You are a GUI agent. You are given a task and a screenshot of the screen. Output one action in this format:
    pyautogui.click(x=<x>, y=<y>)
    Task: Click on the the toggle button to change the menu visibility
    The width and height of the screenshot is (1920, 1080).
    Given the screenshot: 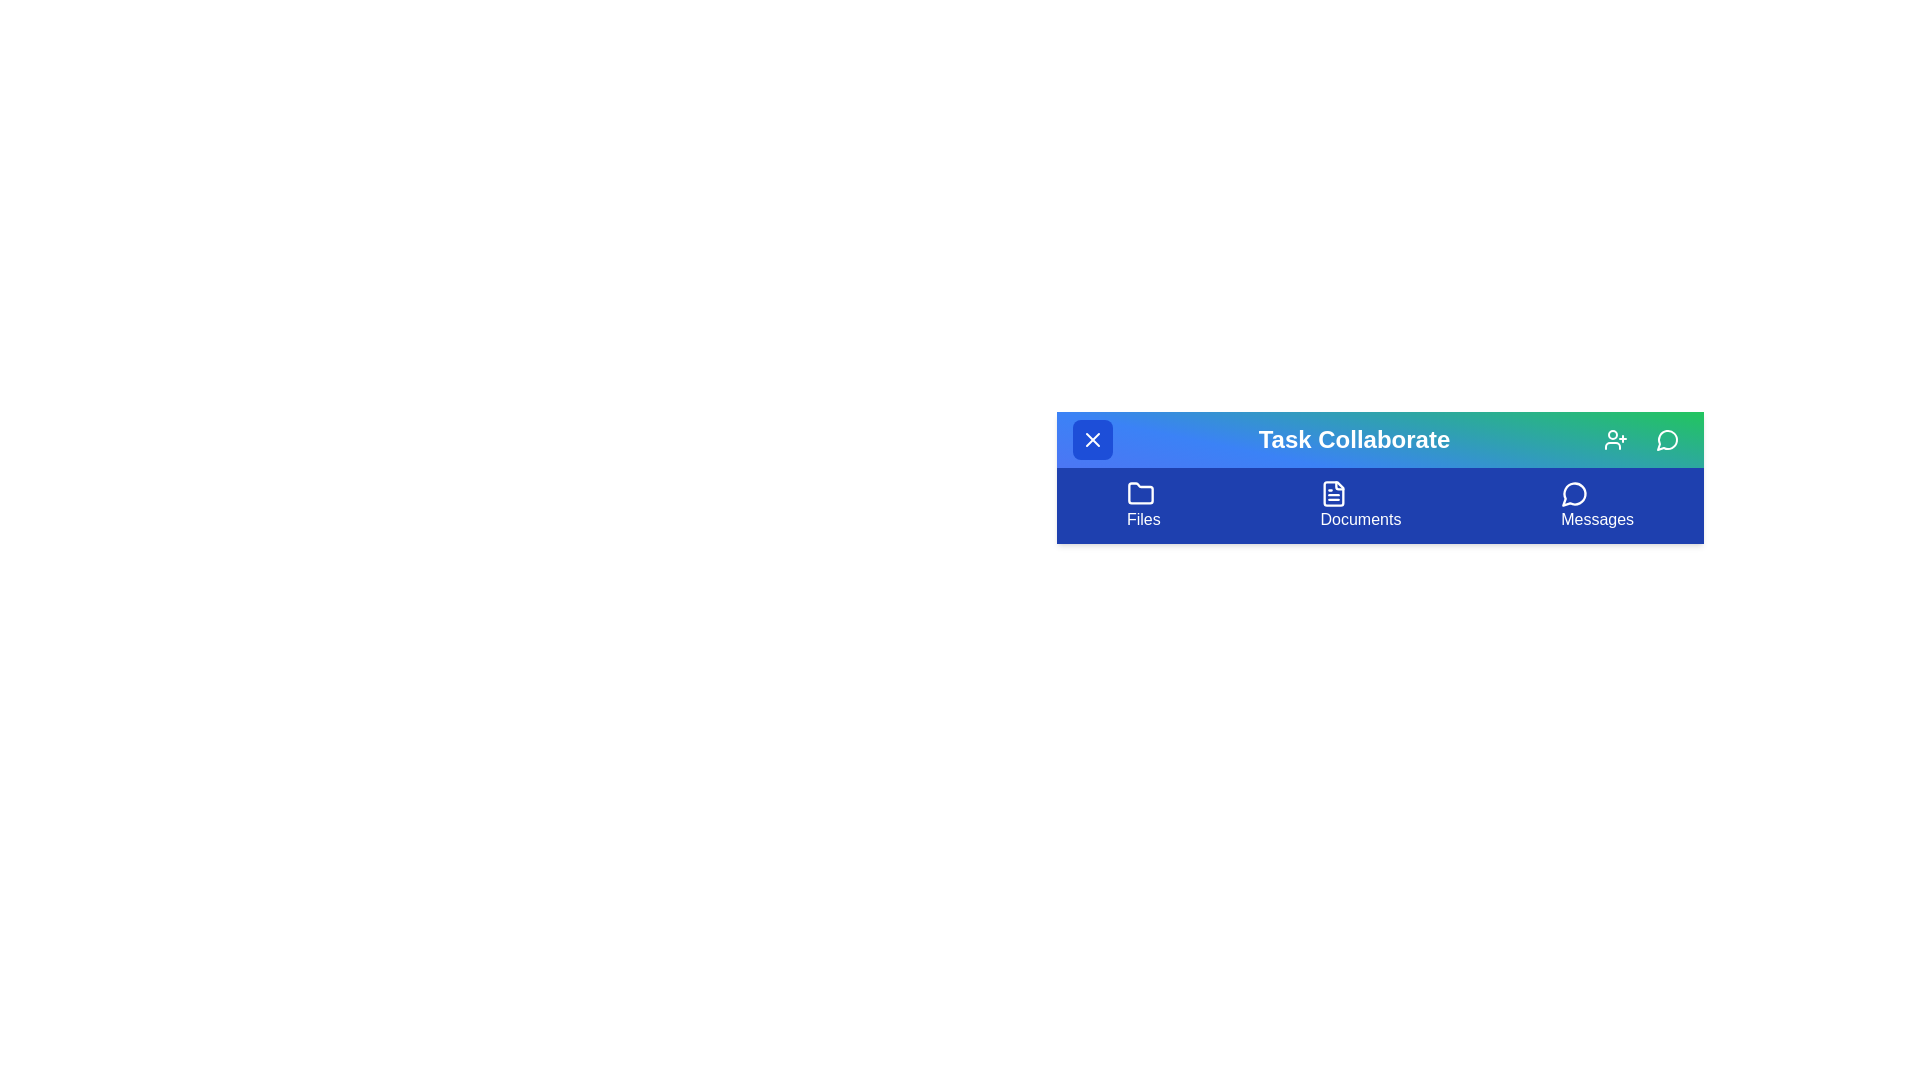 What is the action you would take?
    pyautogui.click(x=1092, y=438)
    